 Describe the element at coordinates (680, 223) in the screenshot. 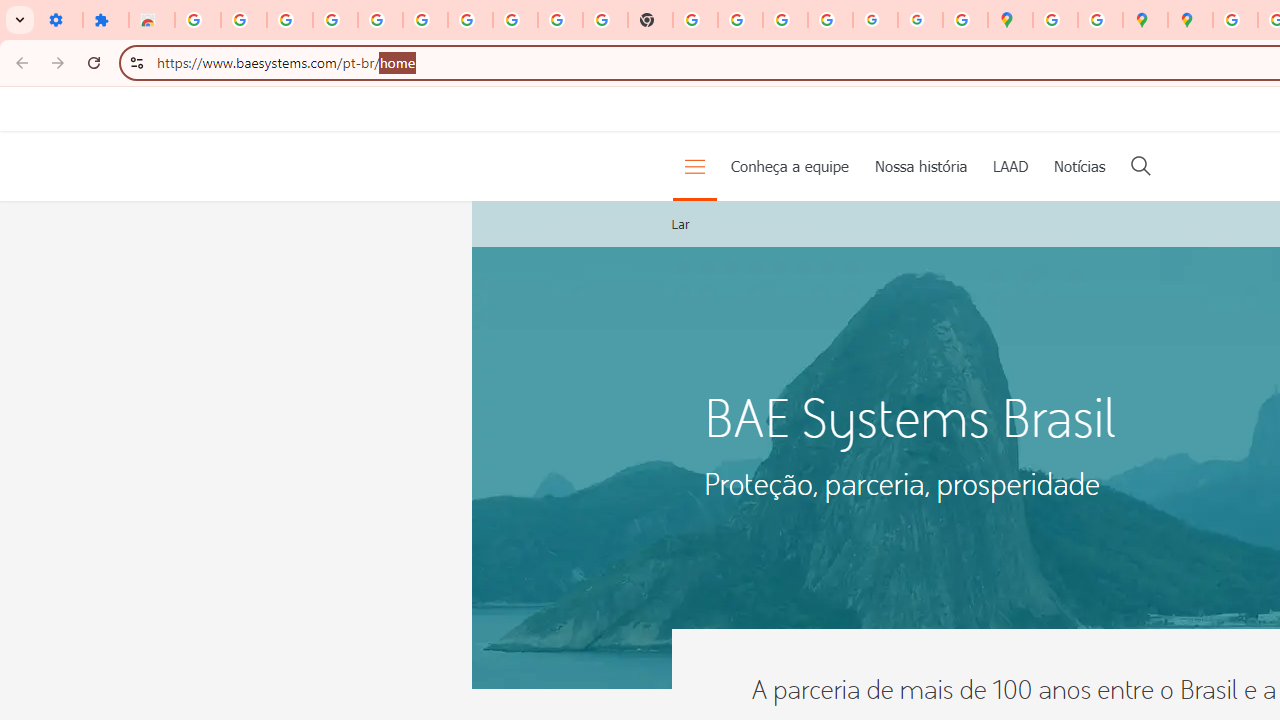

I see `'Lar'` at that location.